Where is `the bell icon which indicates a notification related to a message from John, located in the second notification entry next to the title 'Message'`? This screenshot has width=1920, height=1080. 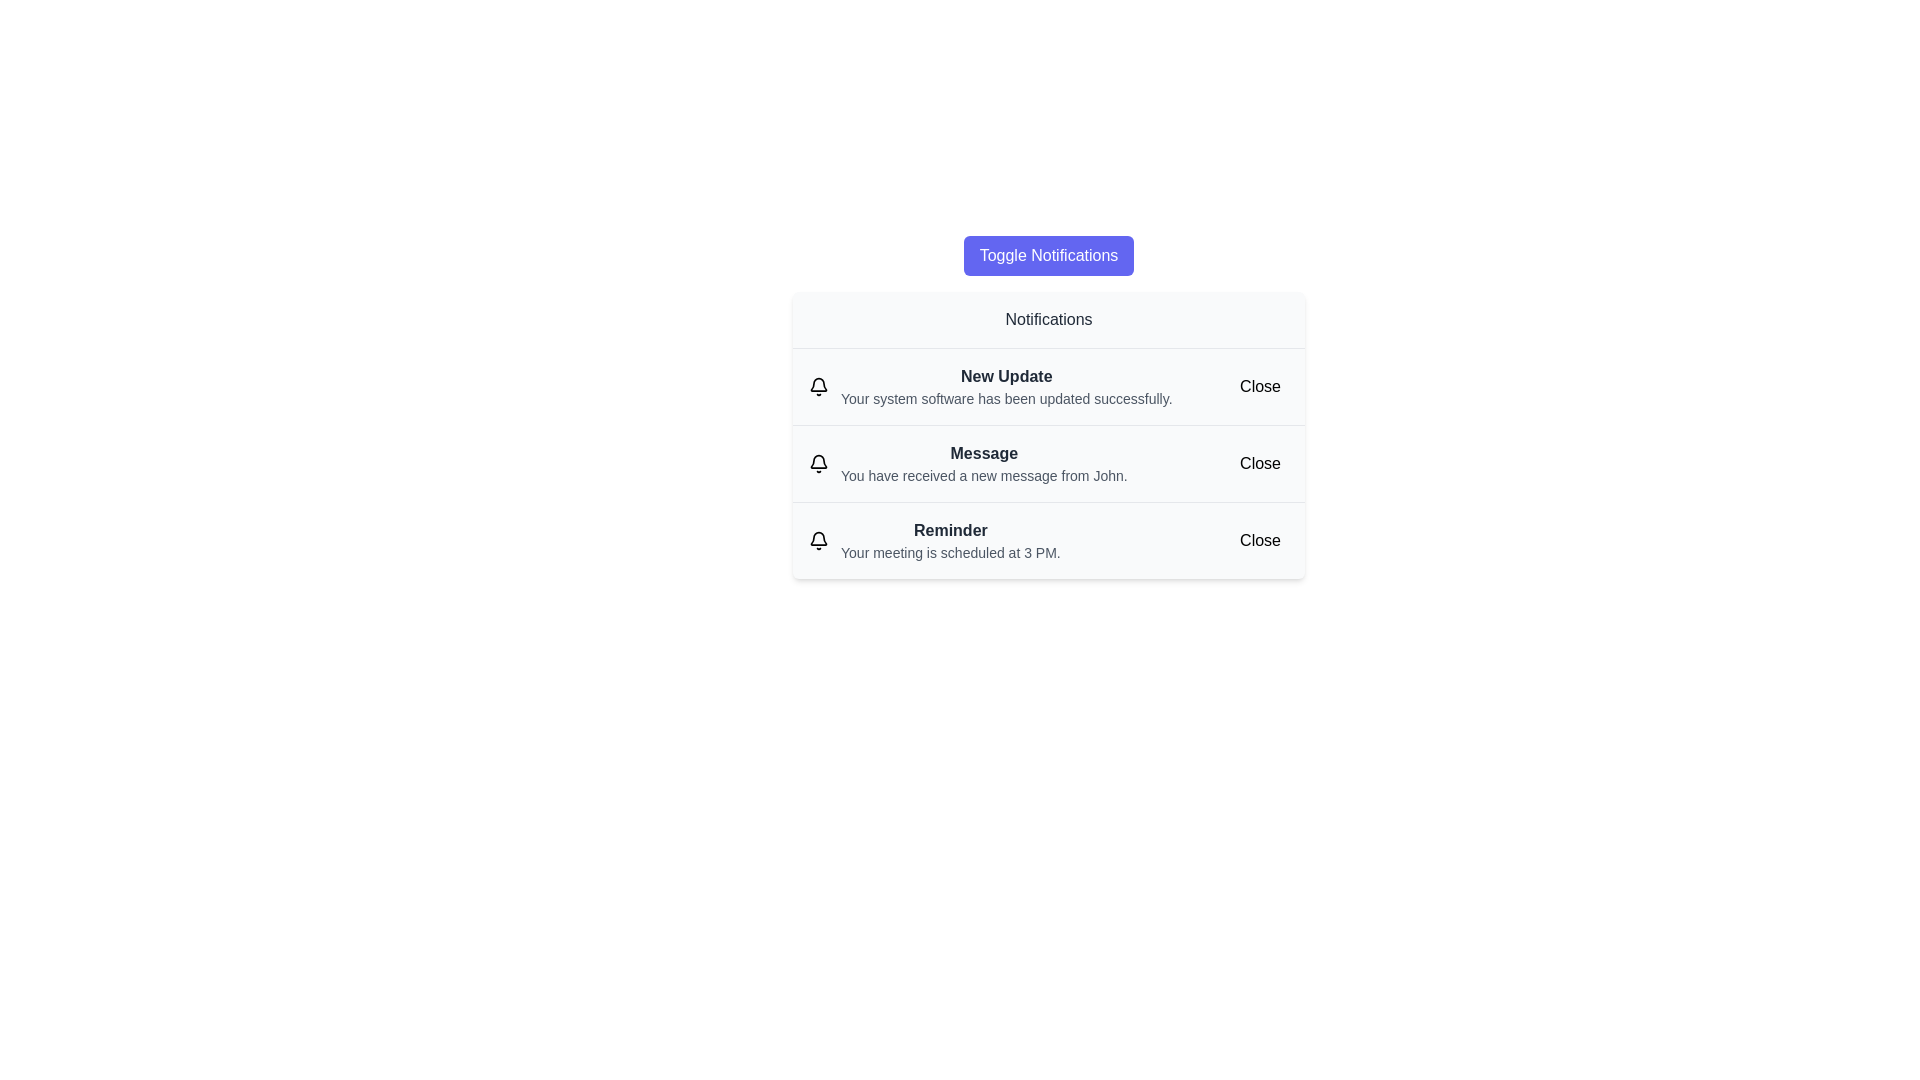 the bell icon which indicates a notification related to a message from John, located in the second notification entry next to the title 'Message' is located at coordinates (819, 463).